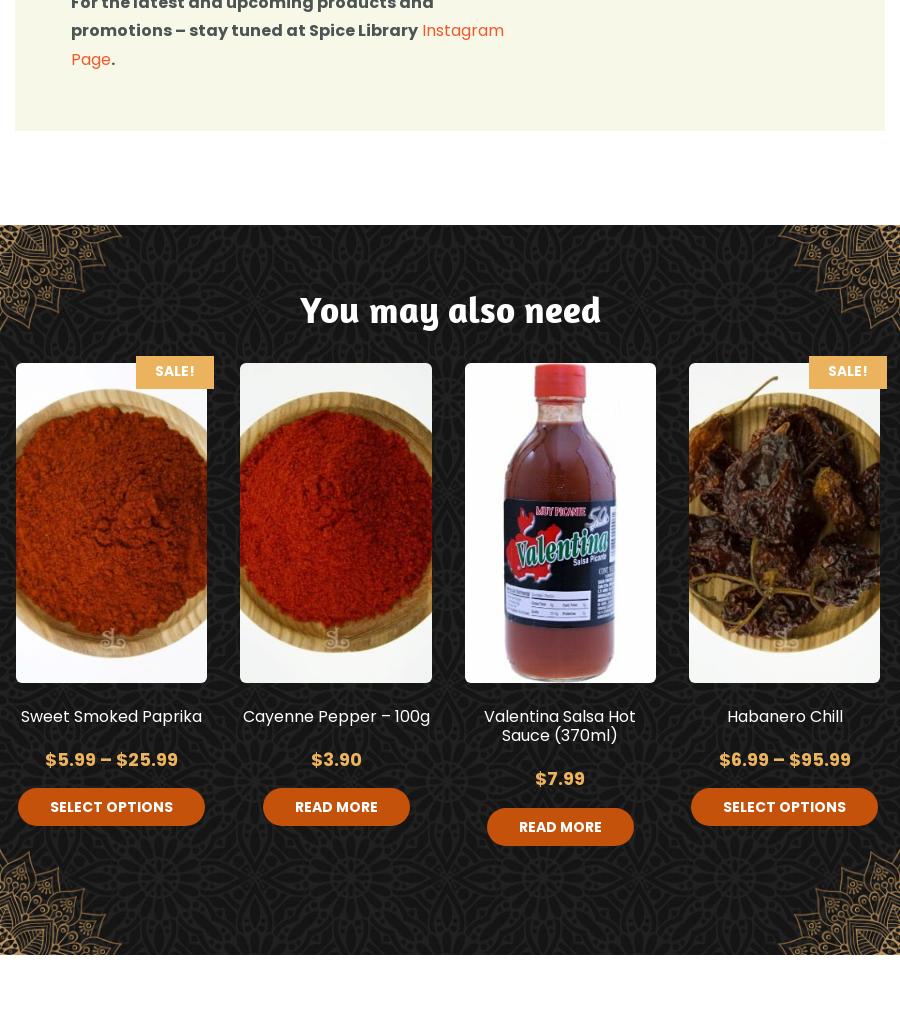 The height and width of the screenshot is (1021, 900). I want to click on '95.99', so click(825, 758).